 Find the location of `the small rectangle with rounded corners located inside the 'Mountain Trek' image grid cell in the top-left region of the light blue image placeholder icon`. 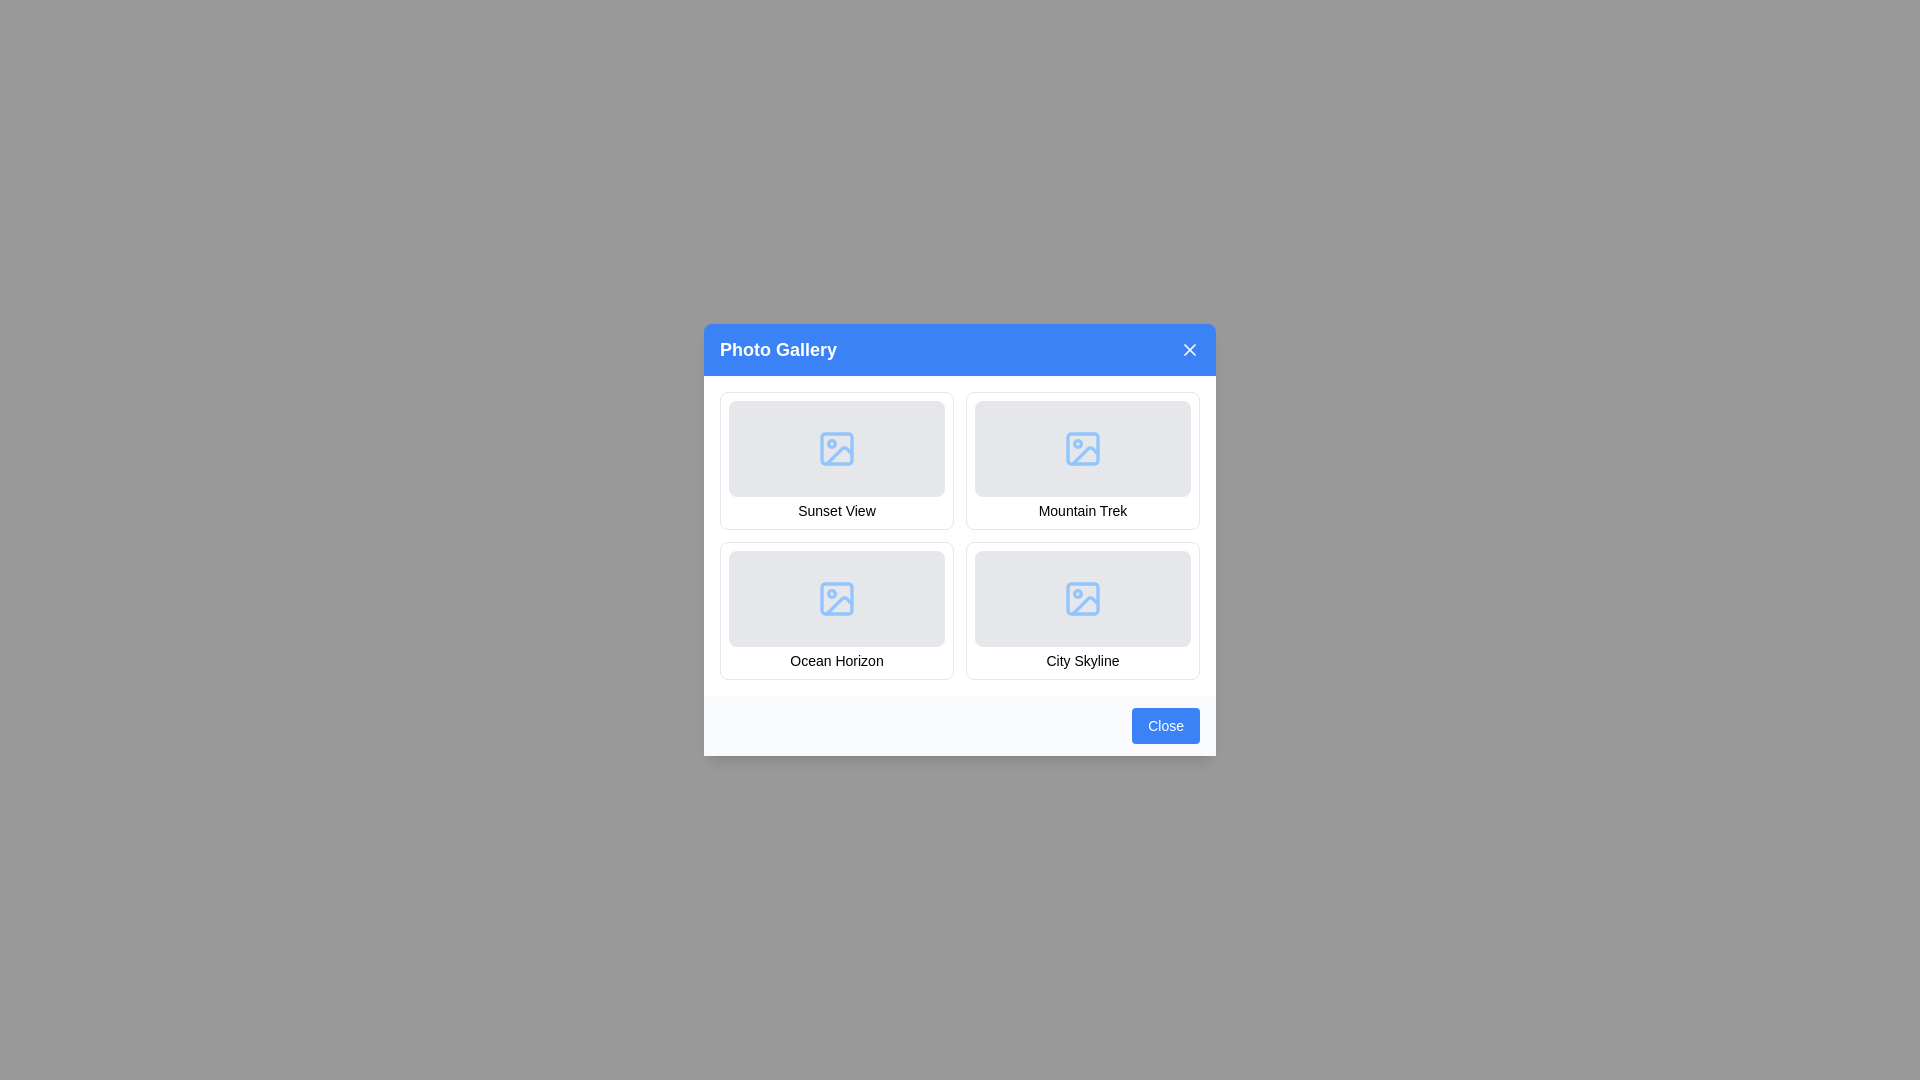

the small rectangle with rounded corners located inside the 'Mountain Trek' image grid cell in the top-left region of the light blue image placeholder icon is located at coordinates (1082, 447).